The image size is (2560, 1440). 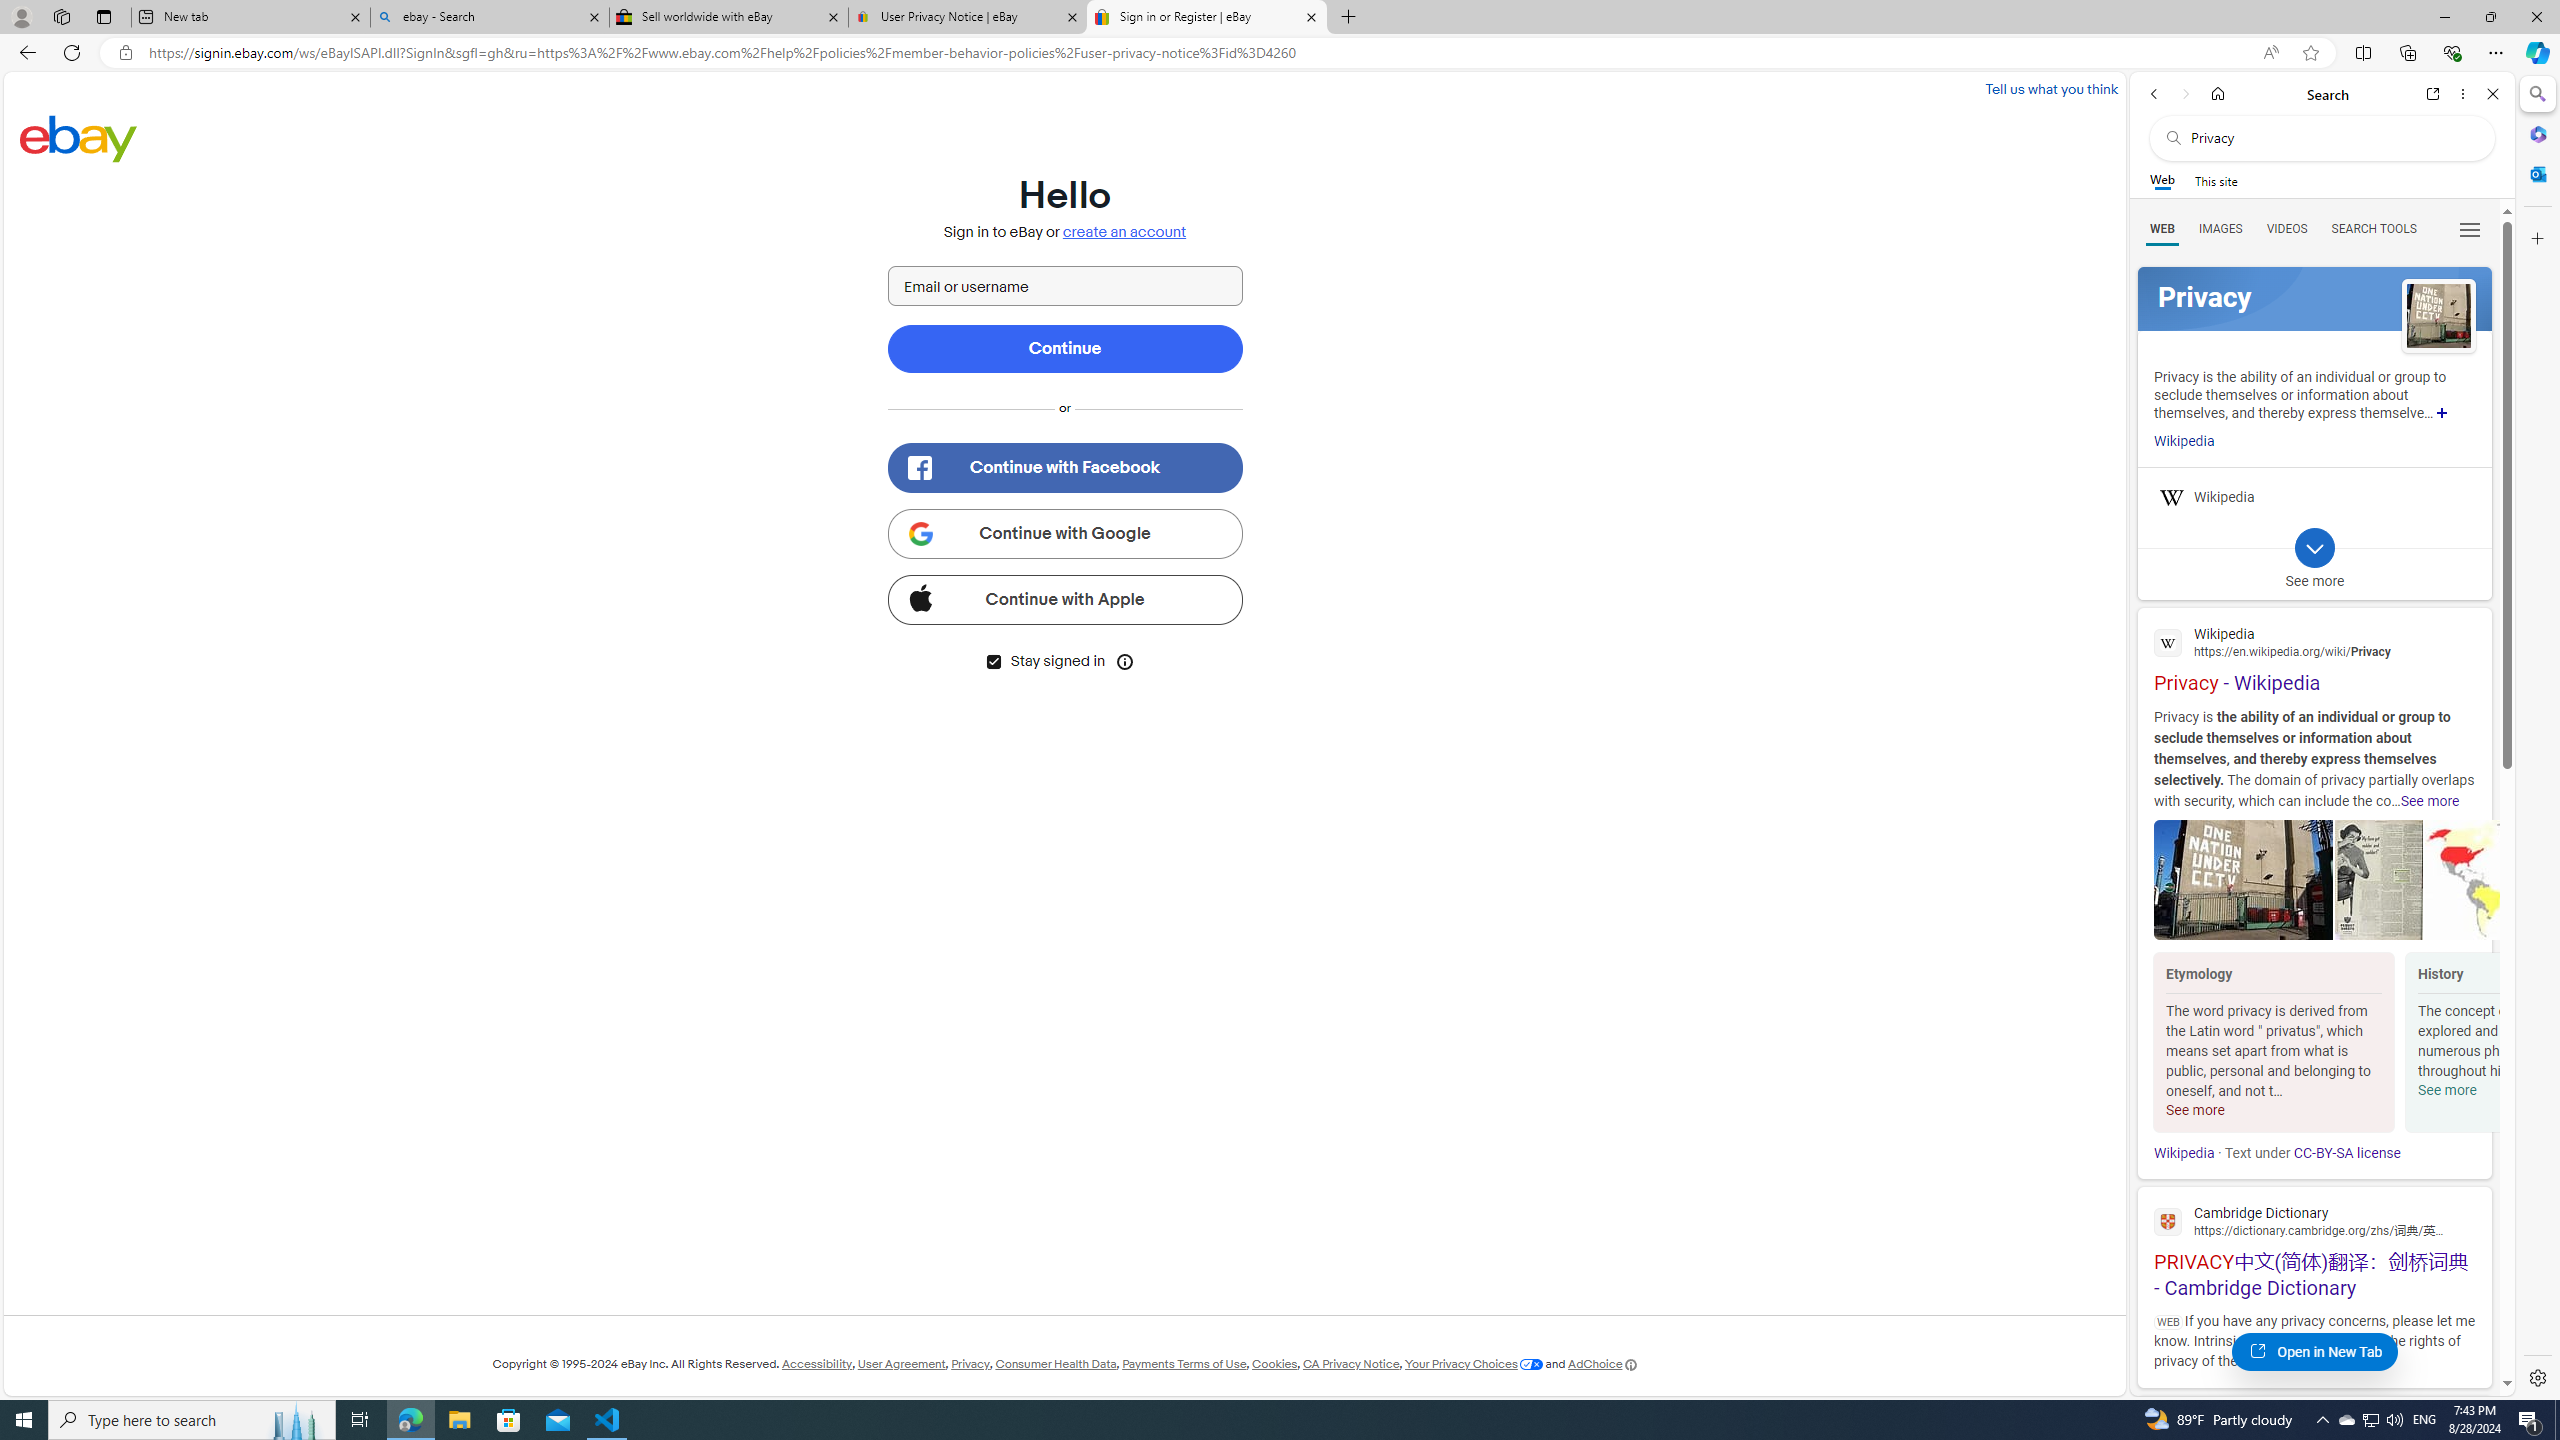 I want to click on 'Search Filter, WEB', so click(x=2162, y=227).